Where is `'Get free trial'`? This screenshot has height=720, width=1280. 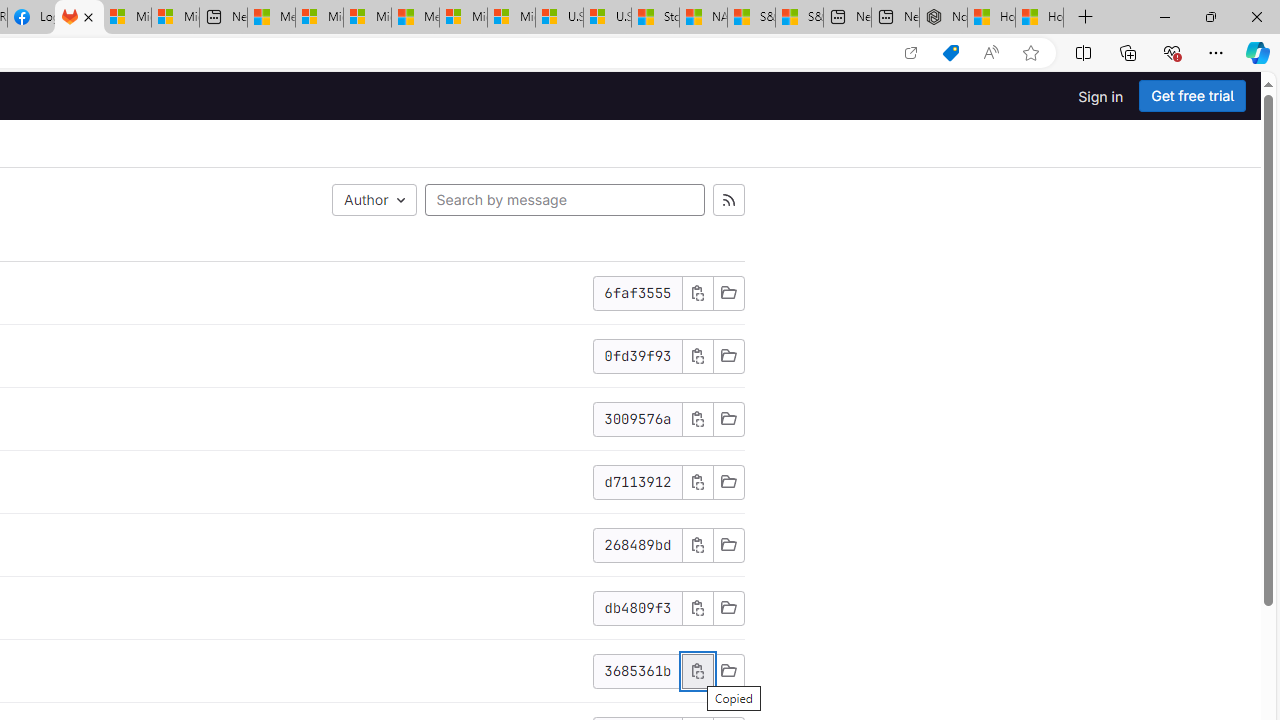 'Get free trial' is located at coordinates (1192, 96).